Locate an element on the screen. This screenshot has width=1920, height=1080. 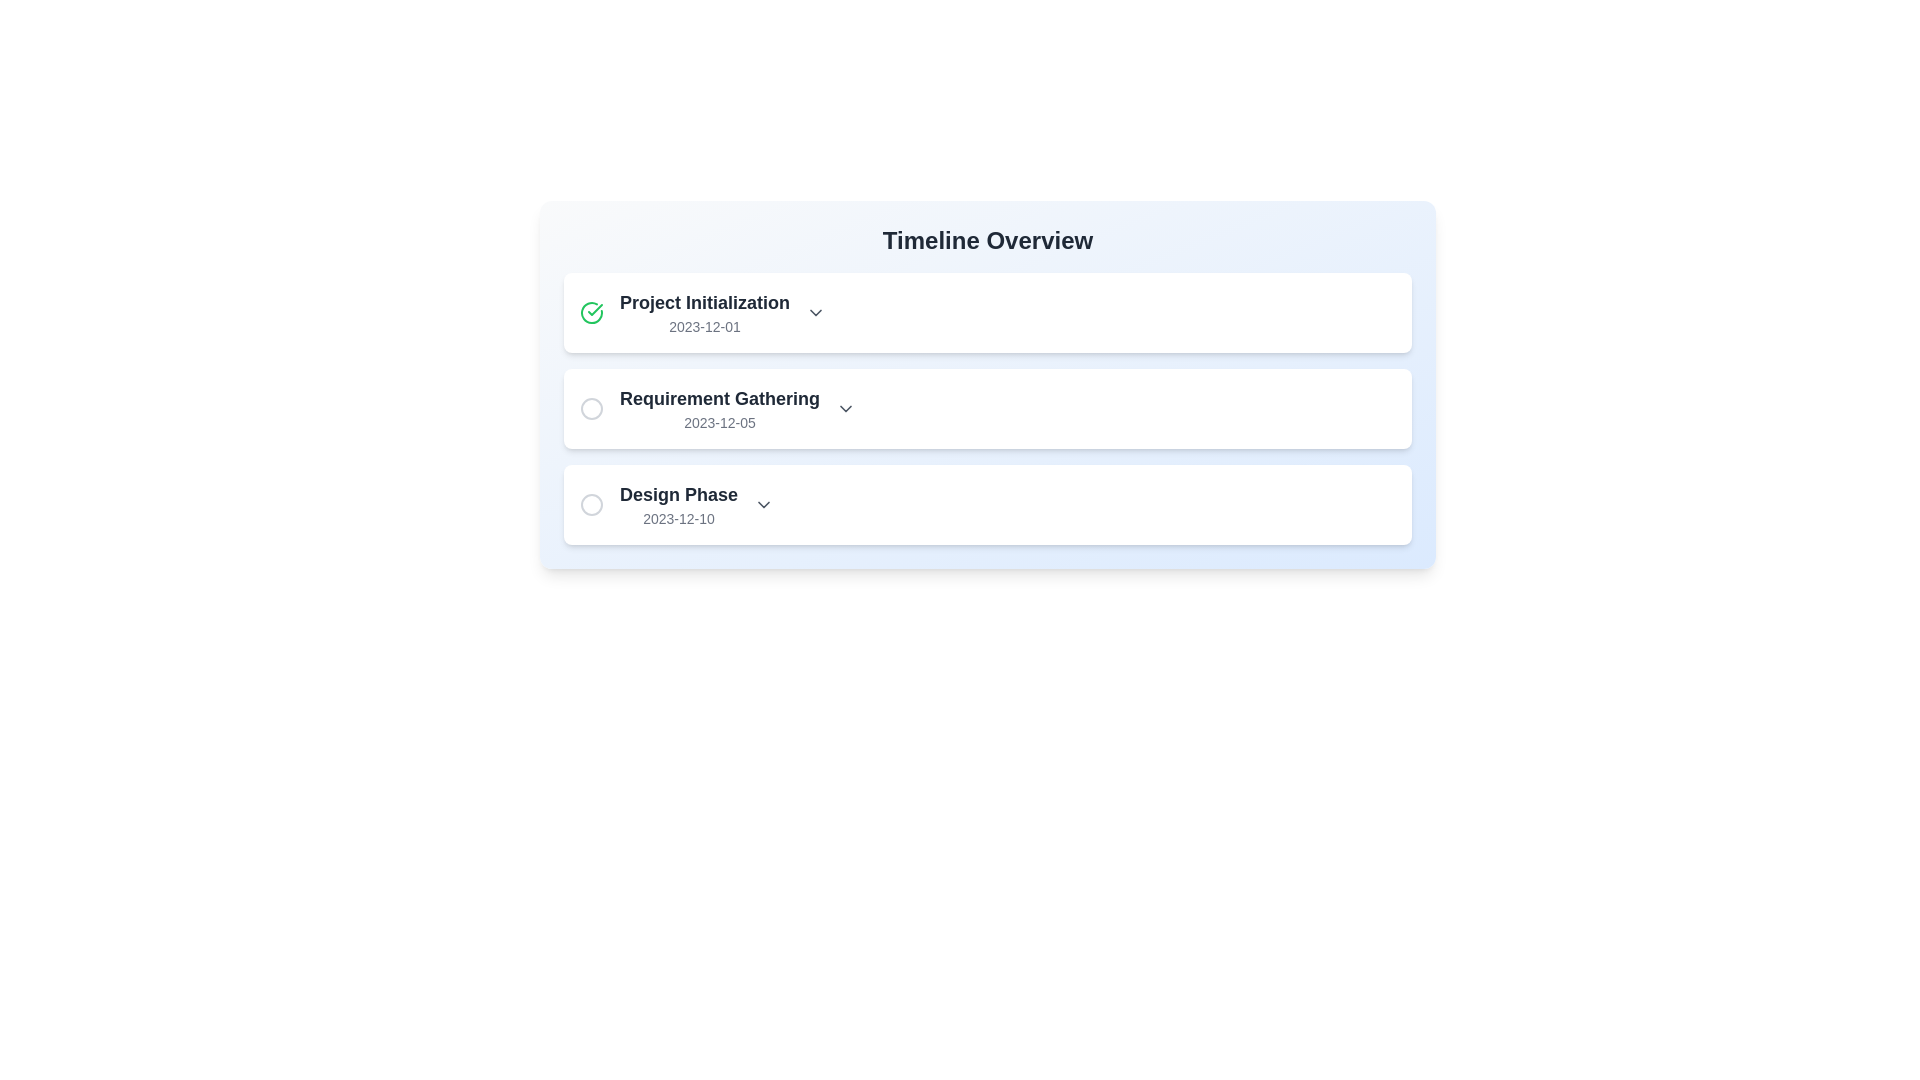
the inner circle SVG element adjacent to the 'Requirement Gathering' text in the timeline interface is located at coordinates (590, 504).